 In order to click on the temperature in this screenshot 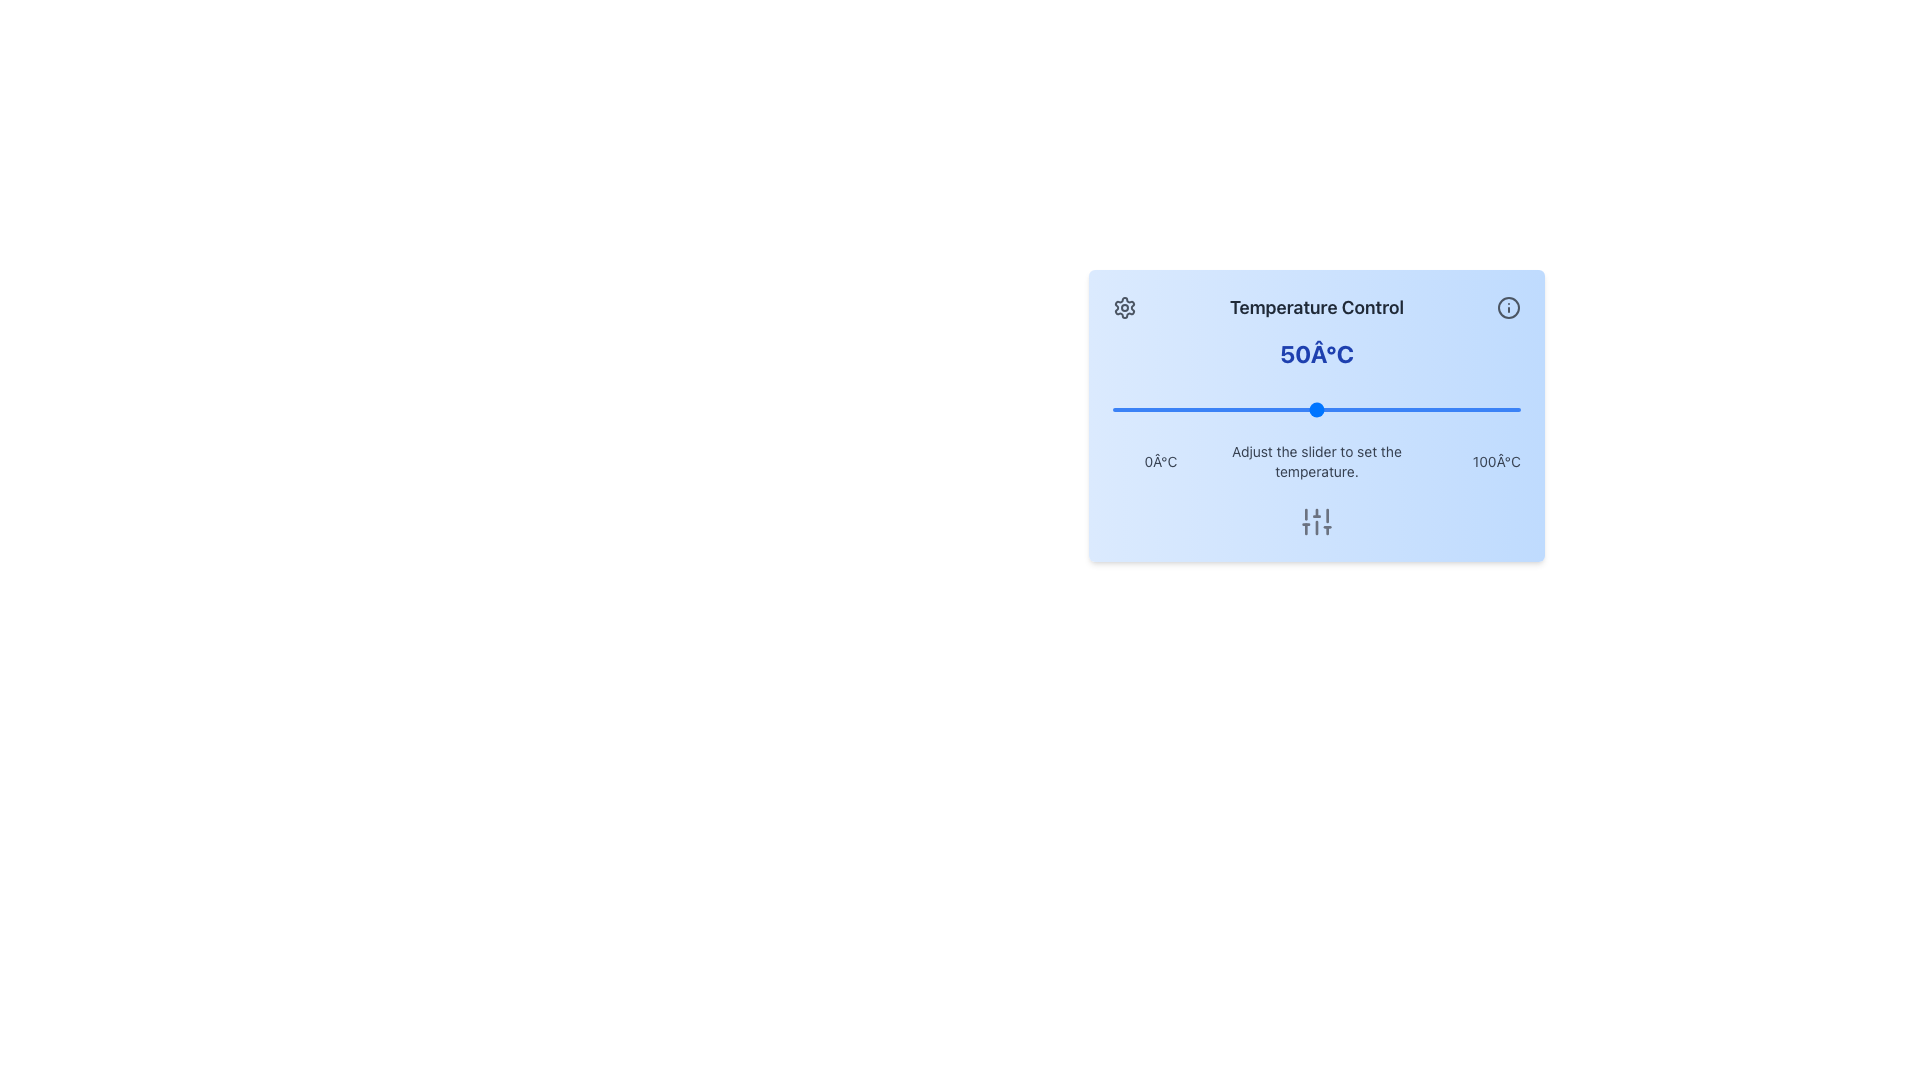, I will do `click(1254, 408)`.